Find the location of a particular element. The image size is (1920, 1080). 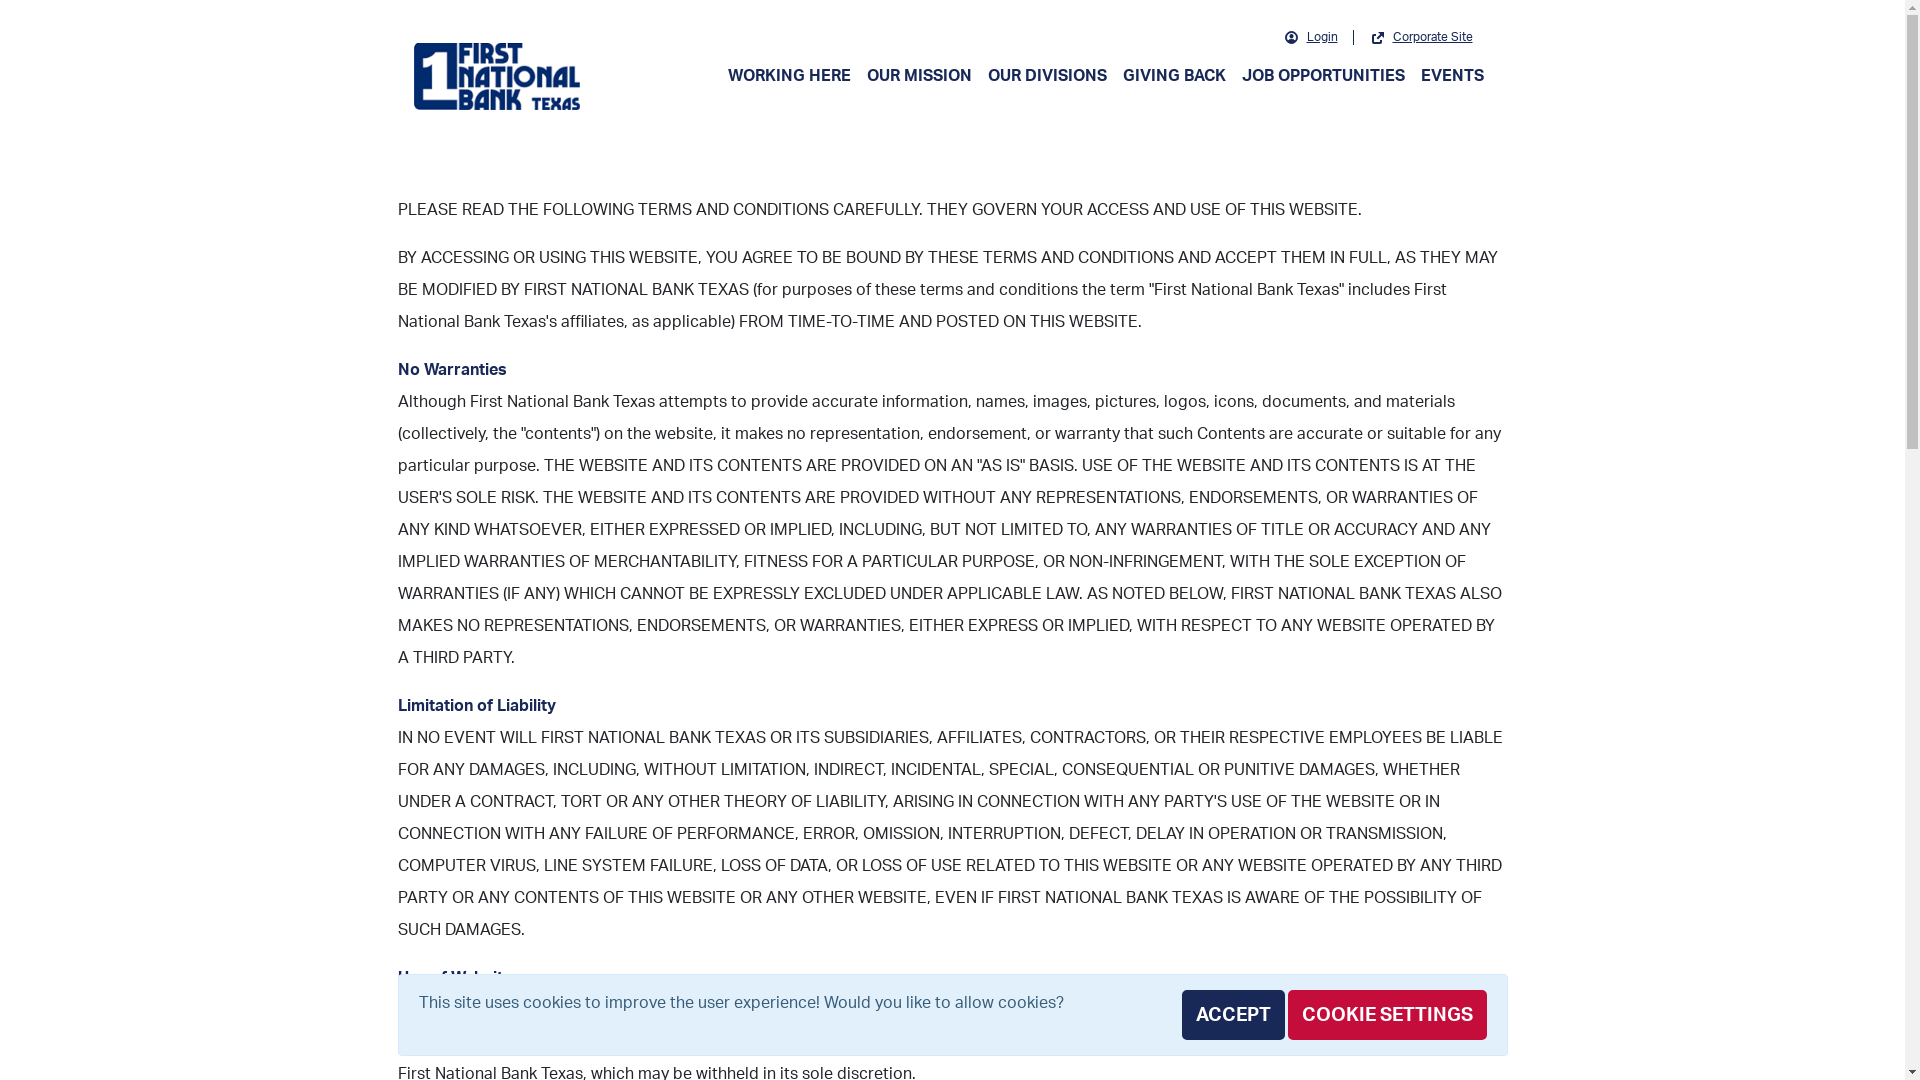

'Corporate Site' is located at coordinates (1420, 37).